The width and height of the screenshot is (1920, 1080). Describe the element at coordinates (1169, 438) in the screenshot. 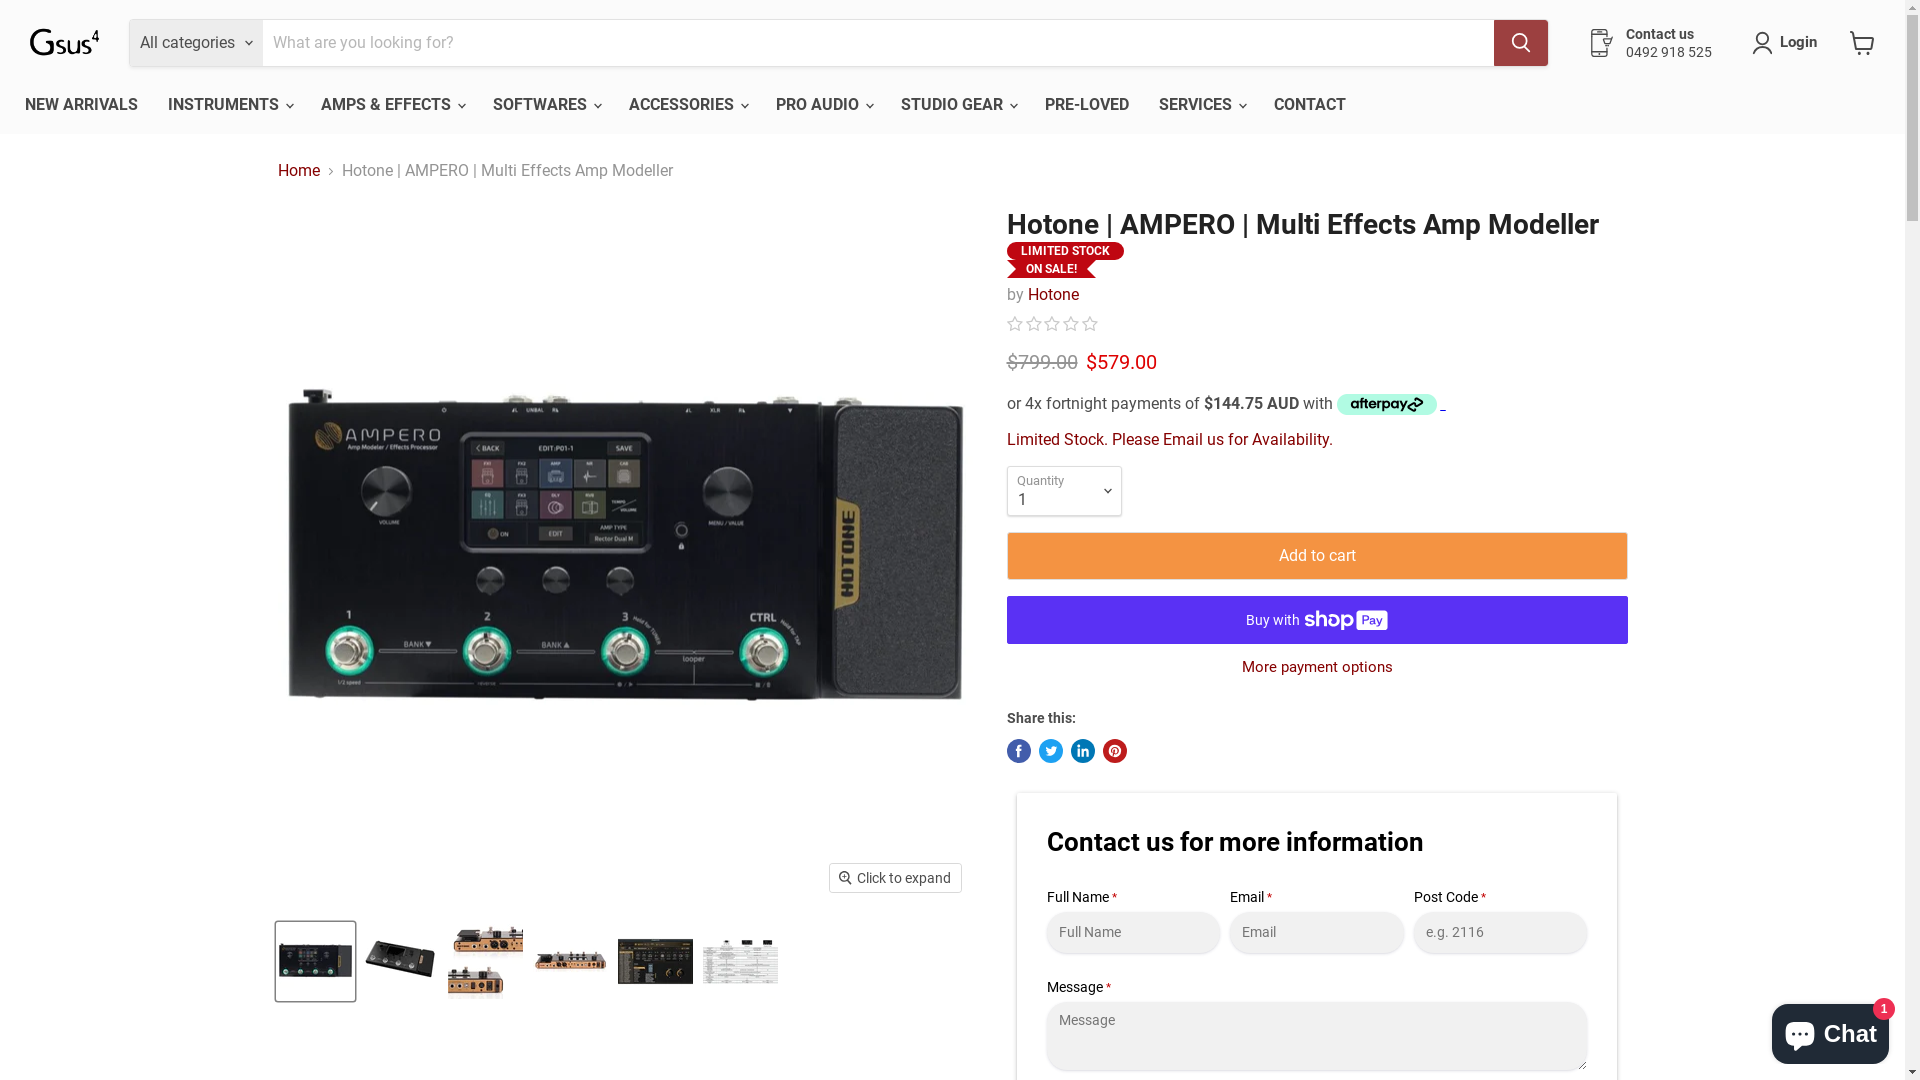

I see `'Limited Stock. Please Email us for Availability.'` at that location.